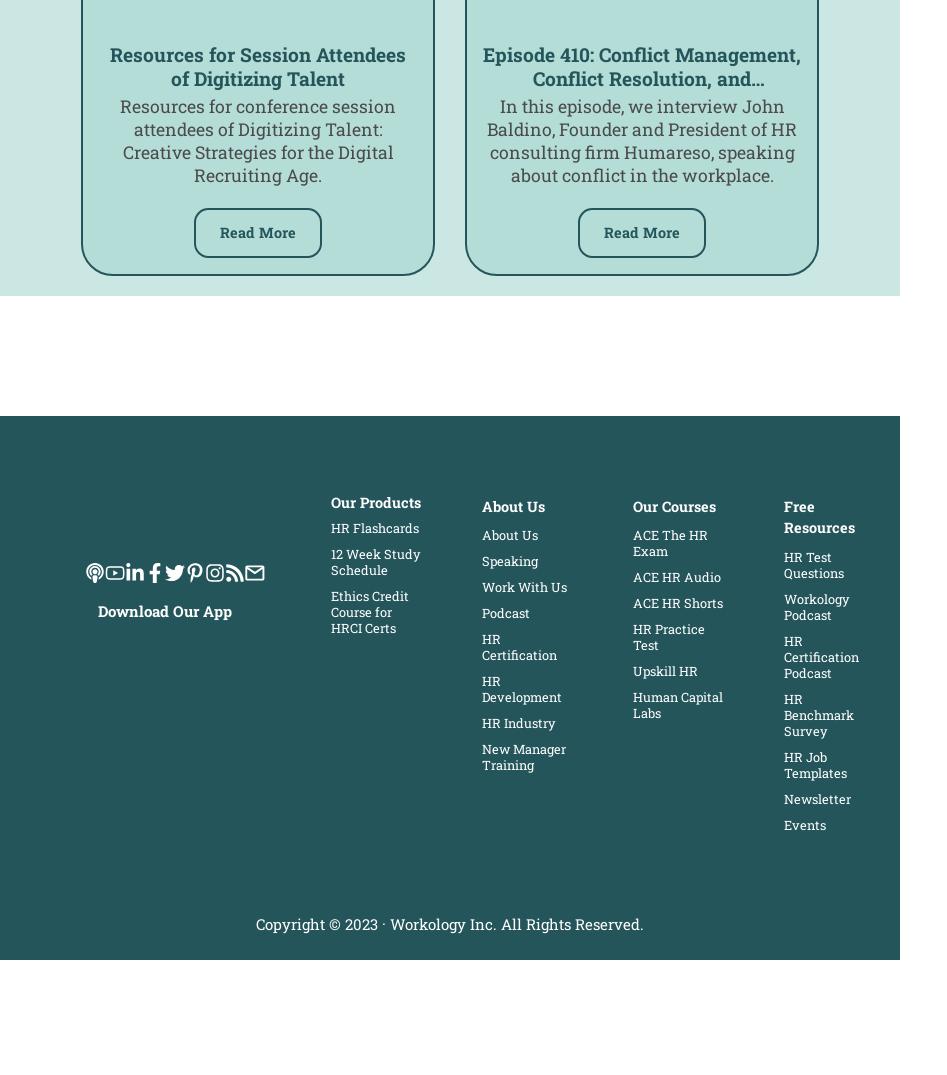  Describe the element at coordinates (819, 515) in the screenshot. I see `'Free Resources'` at that location.